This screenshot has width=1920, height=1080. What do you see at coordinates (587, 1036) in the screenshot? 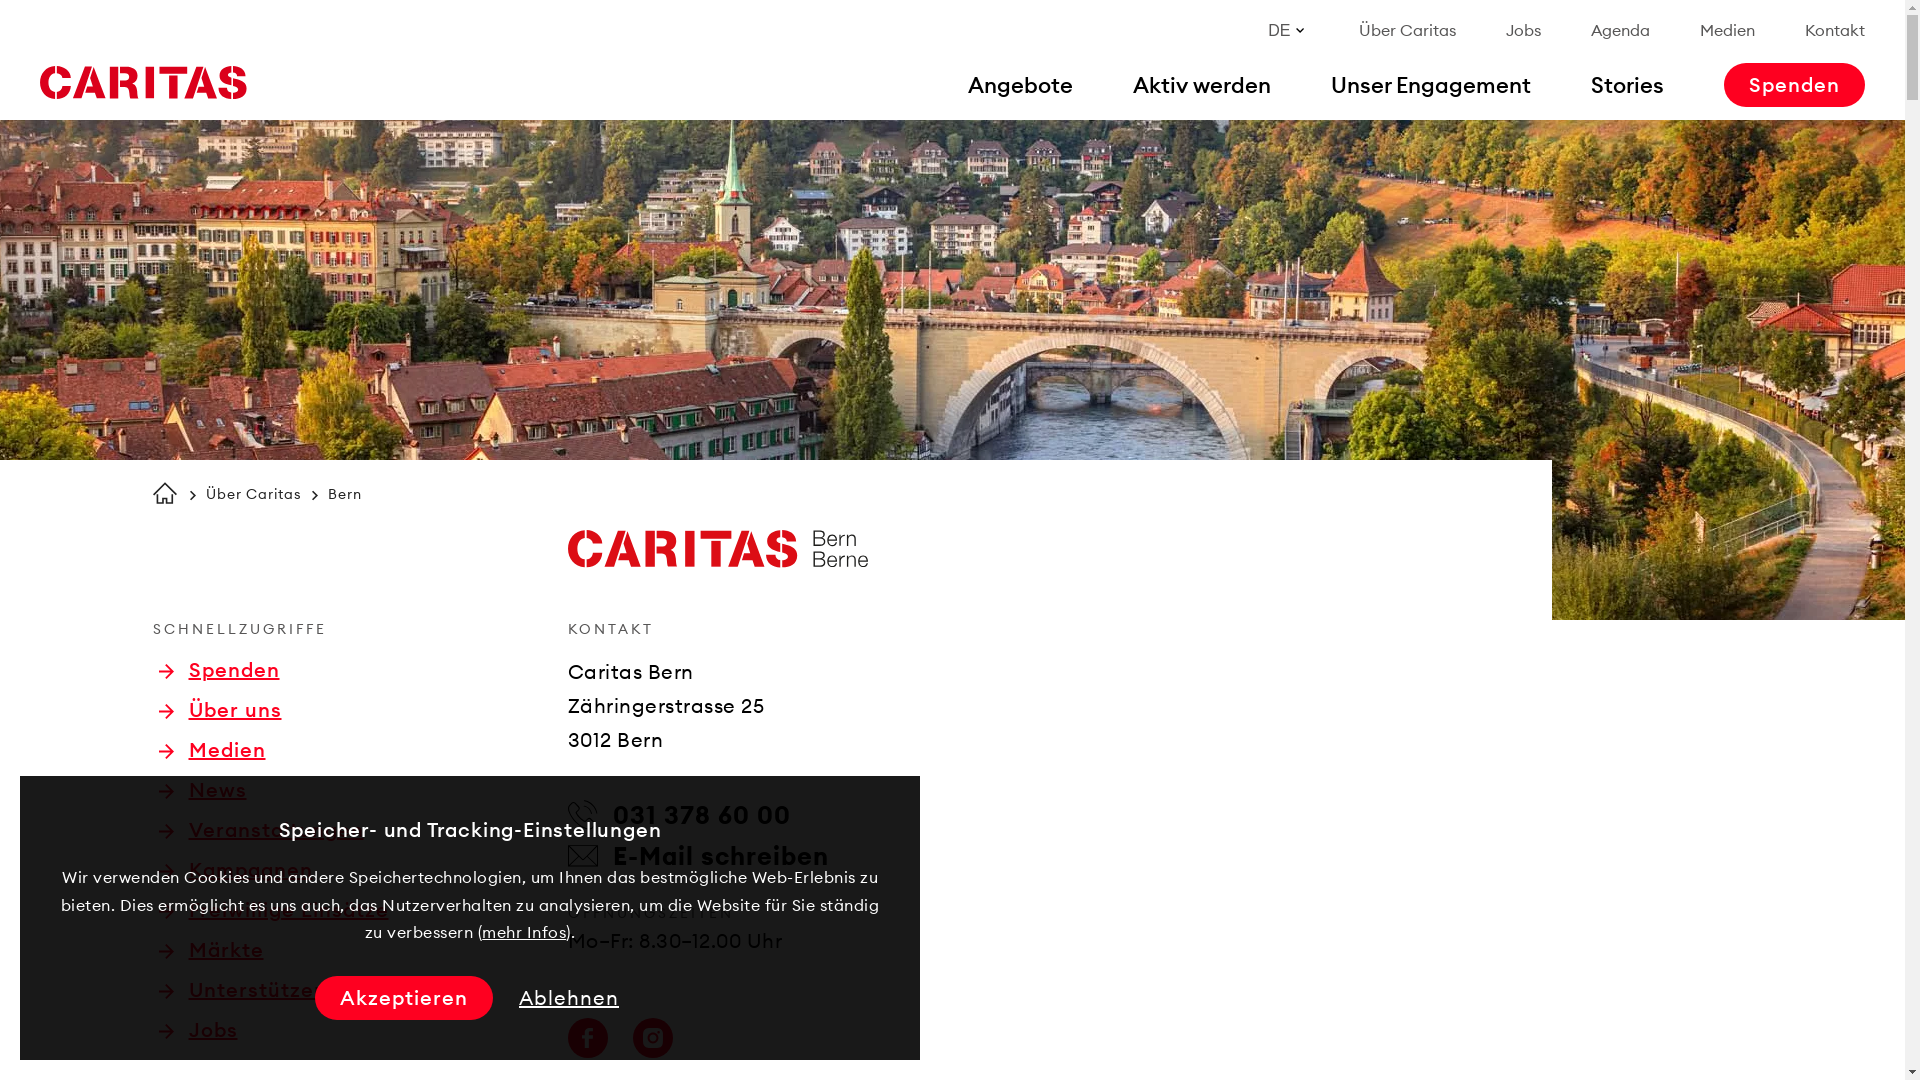
I see `'facebook'` at bounding box center [587, 1036].